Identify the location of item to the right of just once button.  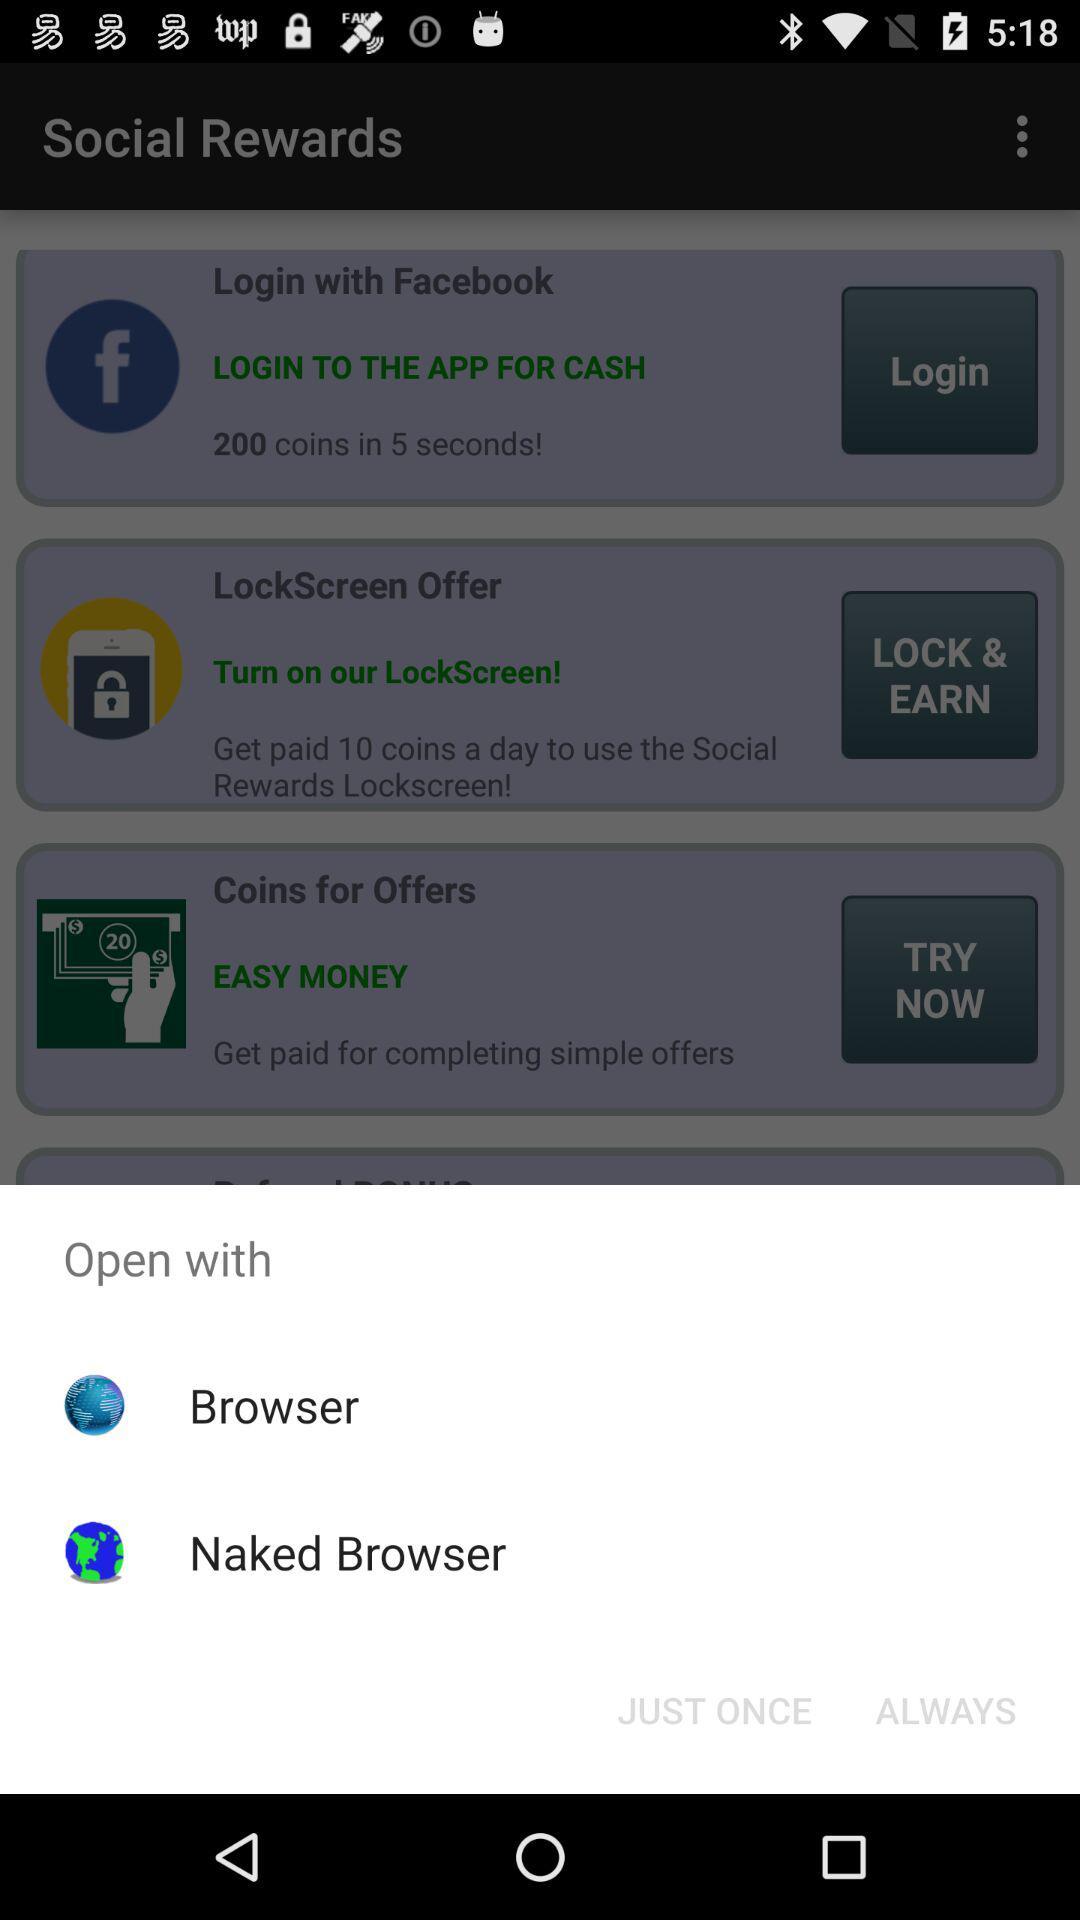
(945, 1708).